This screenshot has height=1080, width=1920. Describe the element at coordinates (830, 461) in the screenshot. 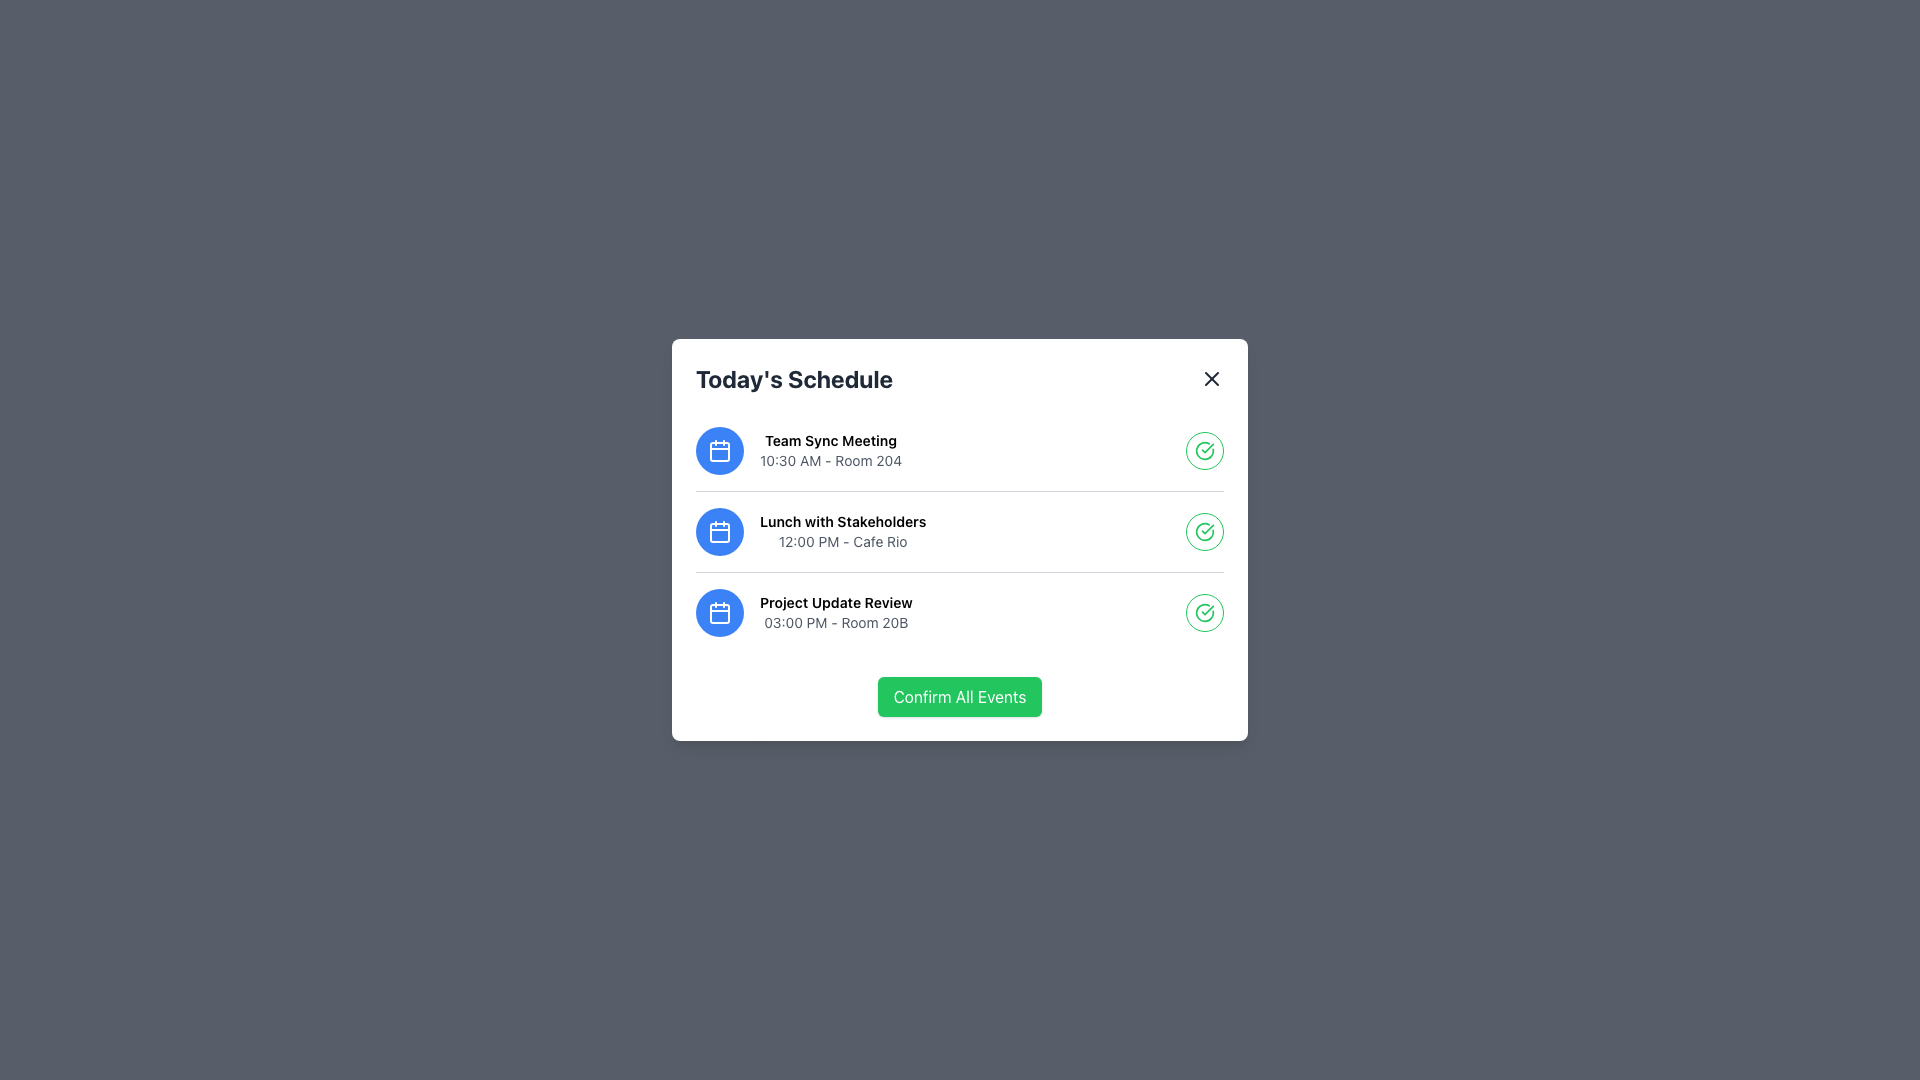

I see `text segment displaying '10:30 AM - Room 204' that is positioned beneath the bold 'Team Sync Meeting' text` at that location.